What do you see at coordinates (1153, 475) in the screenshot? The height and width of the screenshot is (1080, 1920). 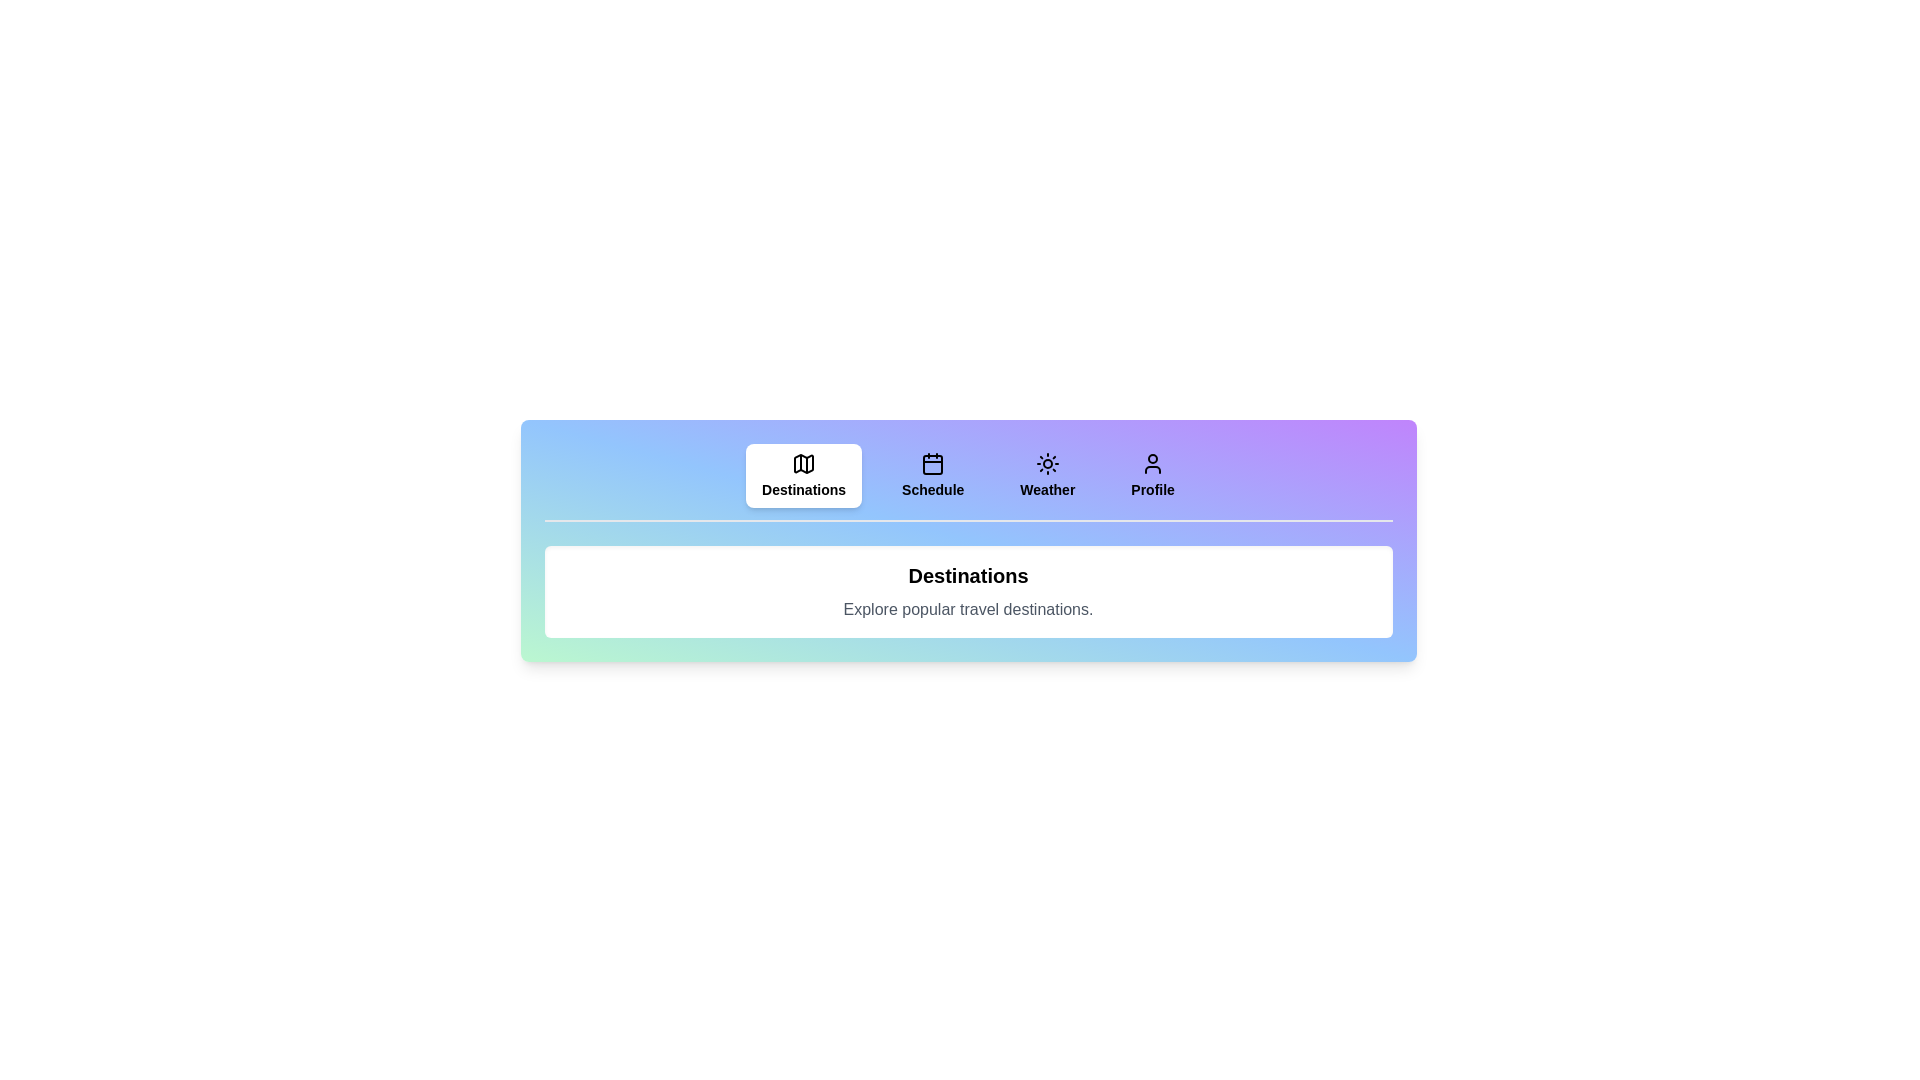 I see `the Profile tab to see its hover effect` at bounding box center [1153, 475].